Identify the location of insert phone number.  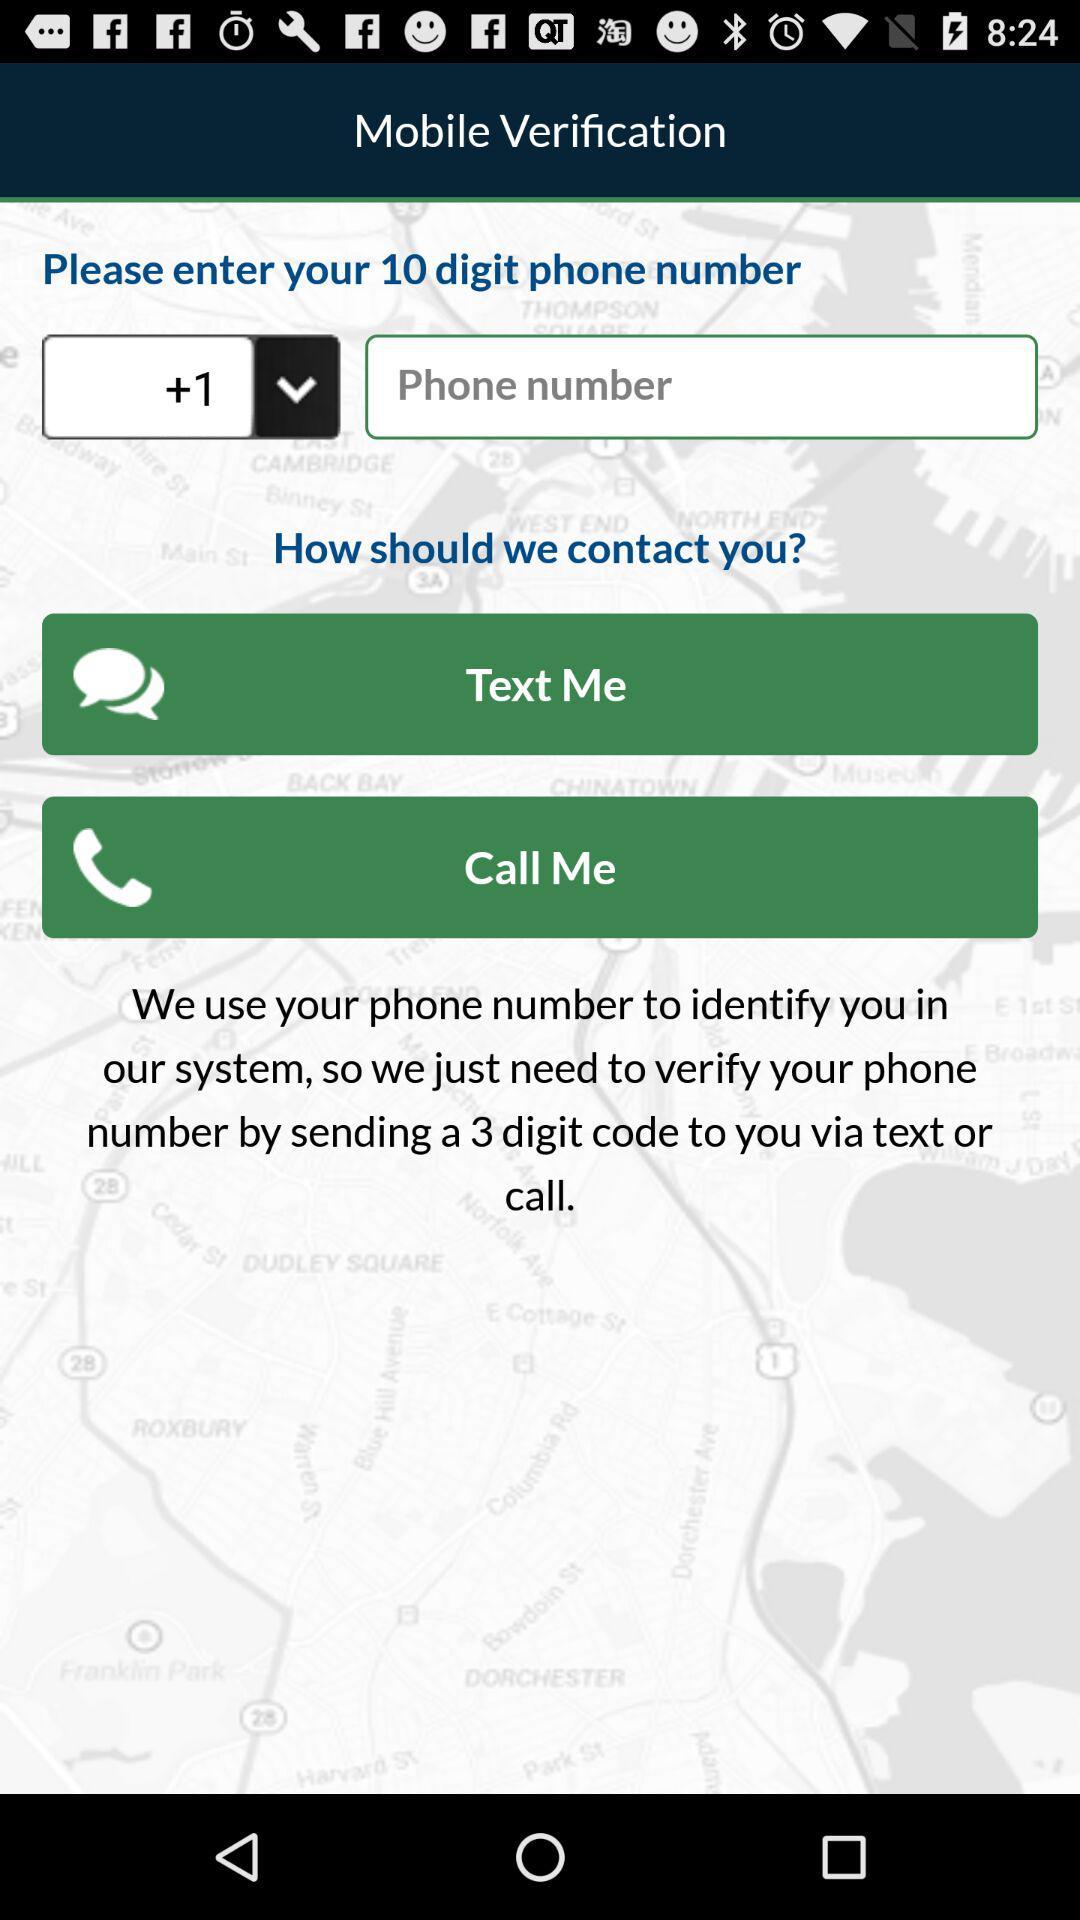
(700, 387).